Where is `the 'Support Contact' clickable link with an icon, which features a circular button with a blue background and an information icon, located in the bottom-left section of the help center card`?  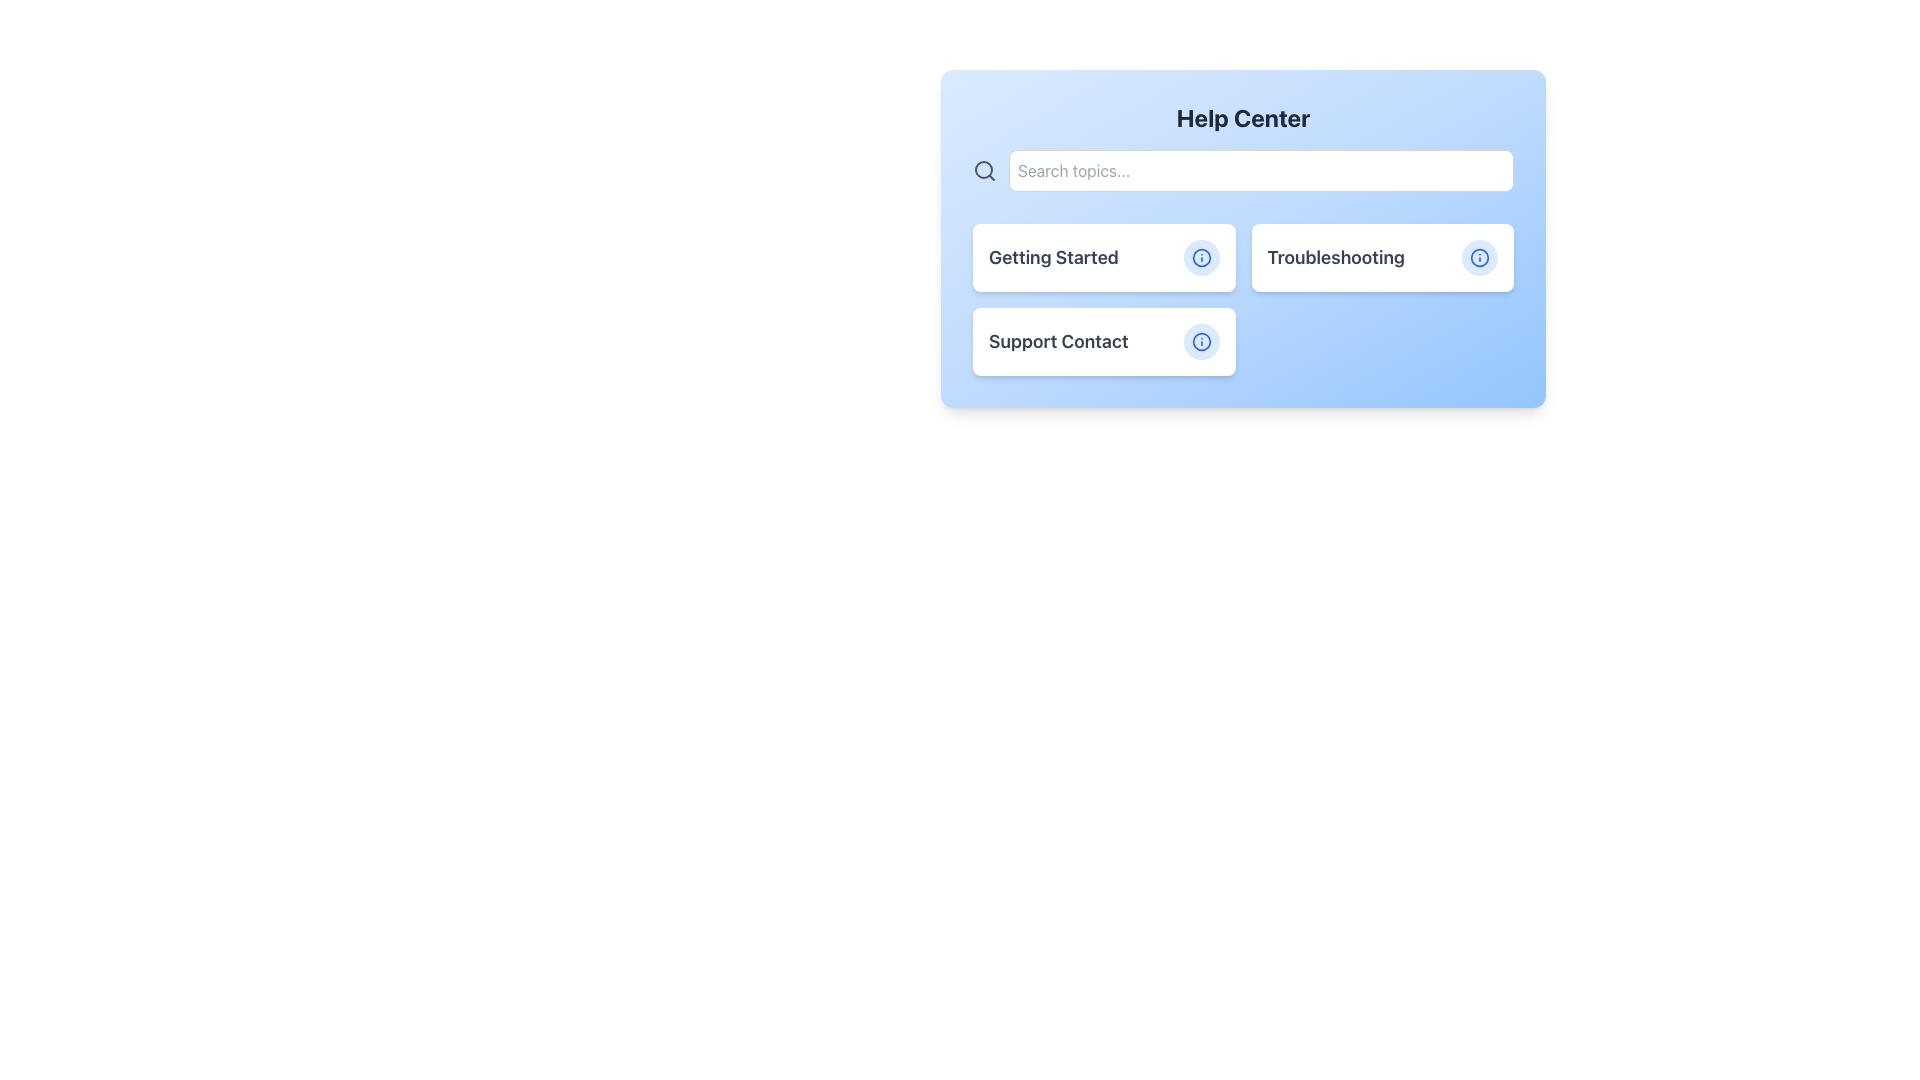 the 'Support Contact' clickable link with an icon, which features a circular button with a blue background and an information icon, located in the bottom-left section of the help center card is located at coordinates (1103, 341).